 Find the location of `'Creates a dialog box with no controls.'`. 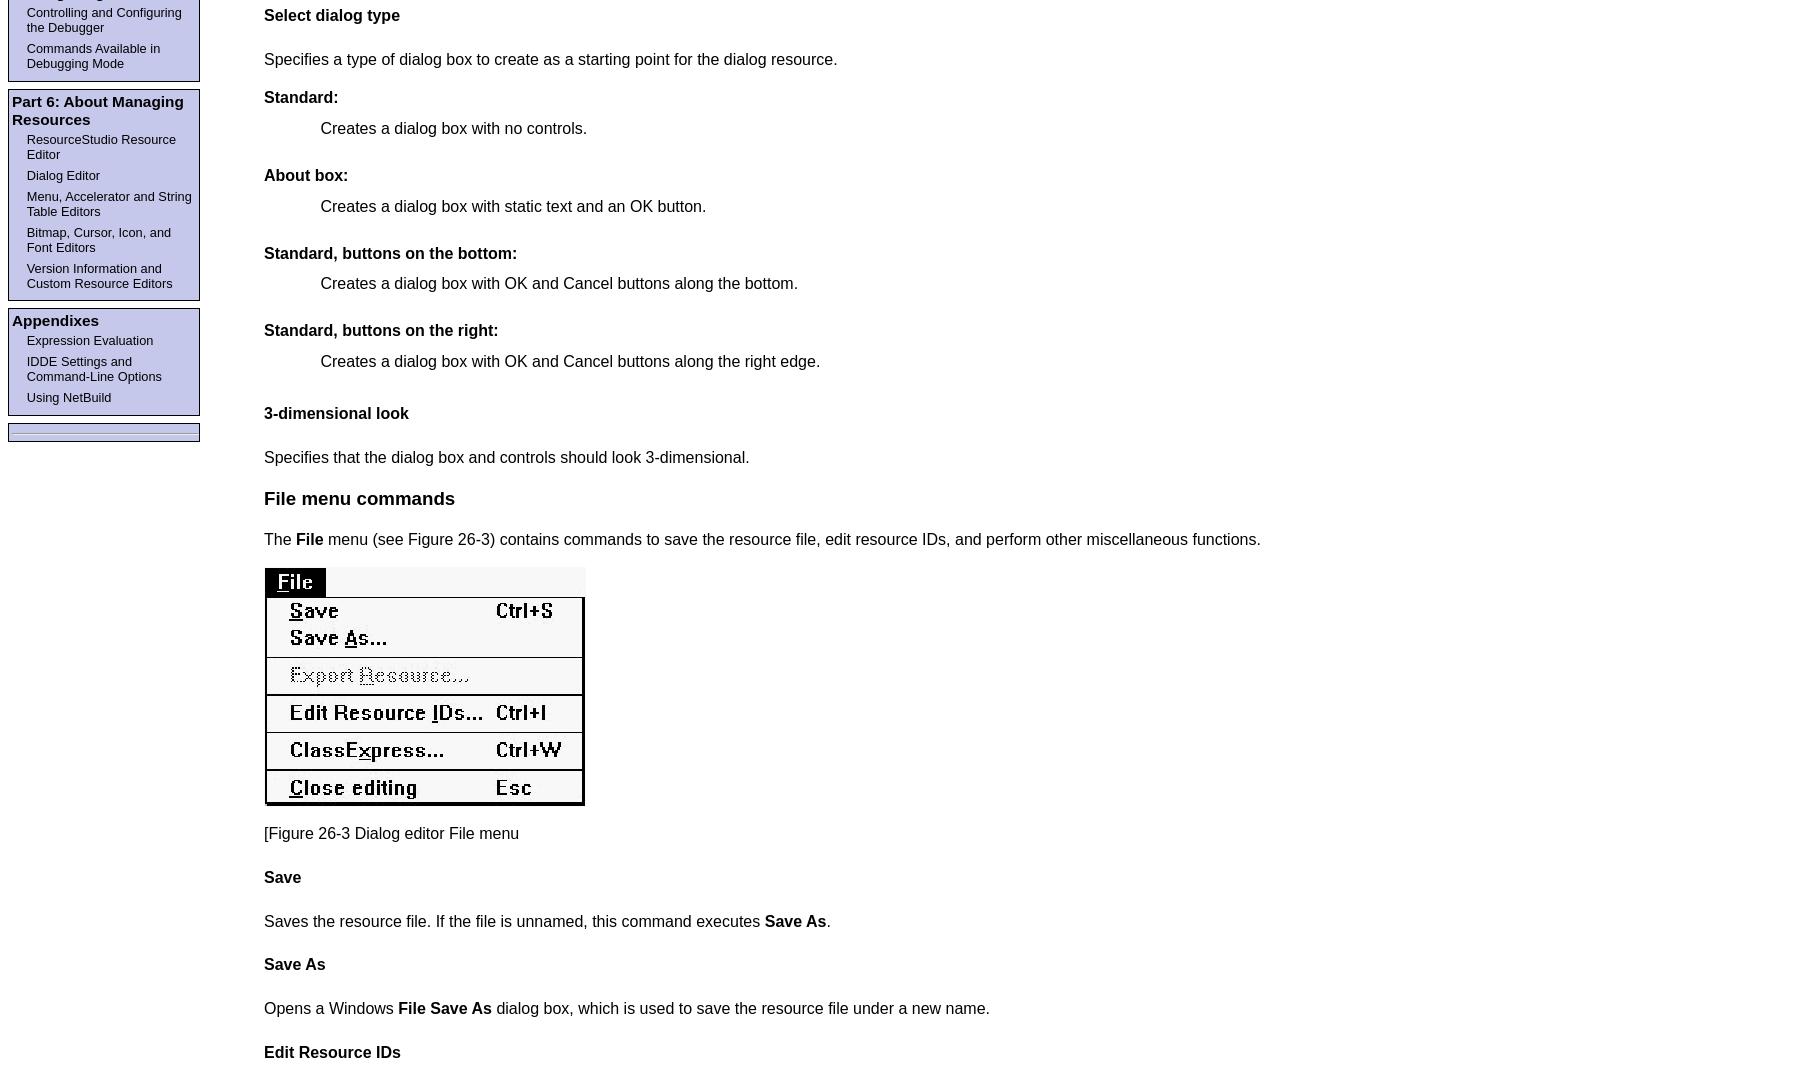

'Creates a dialog box with no controls.' is located at coordinates (452, 128).